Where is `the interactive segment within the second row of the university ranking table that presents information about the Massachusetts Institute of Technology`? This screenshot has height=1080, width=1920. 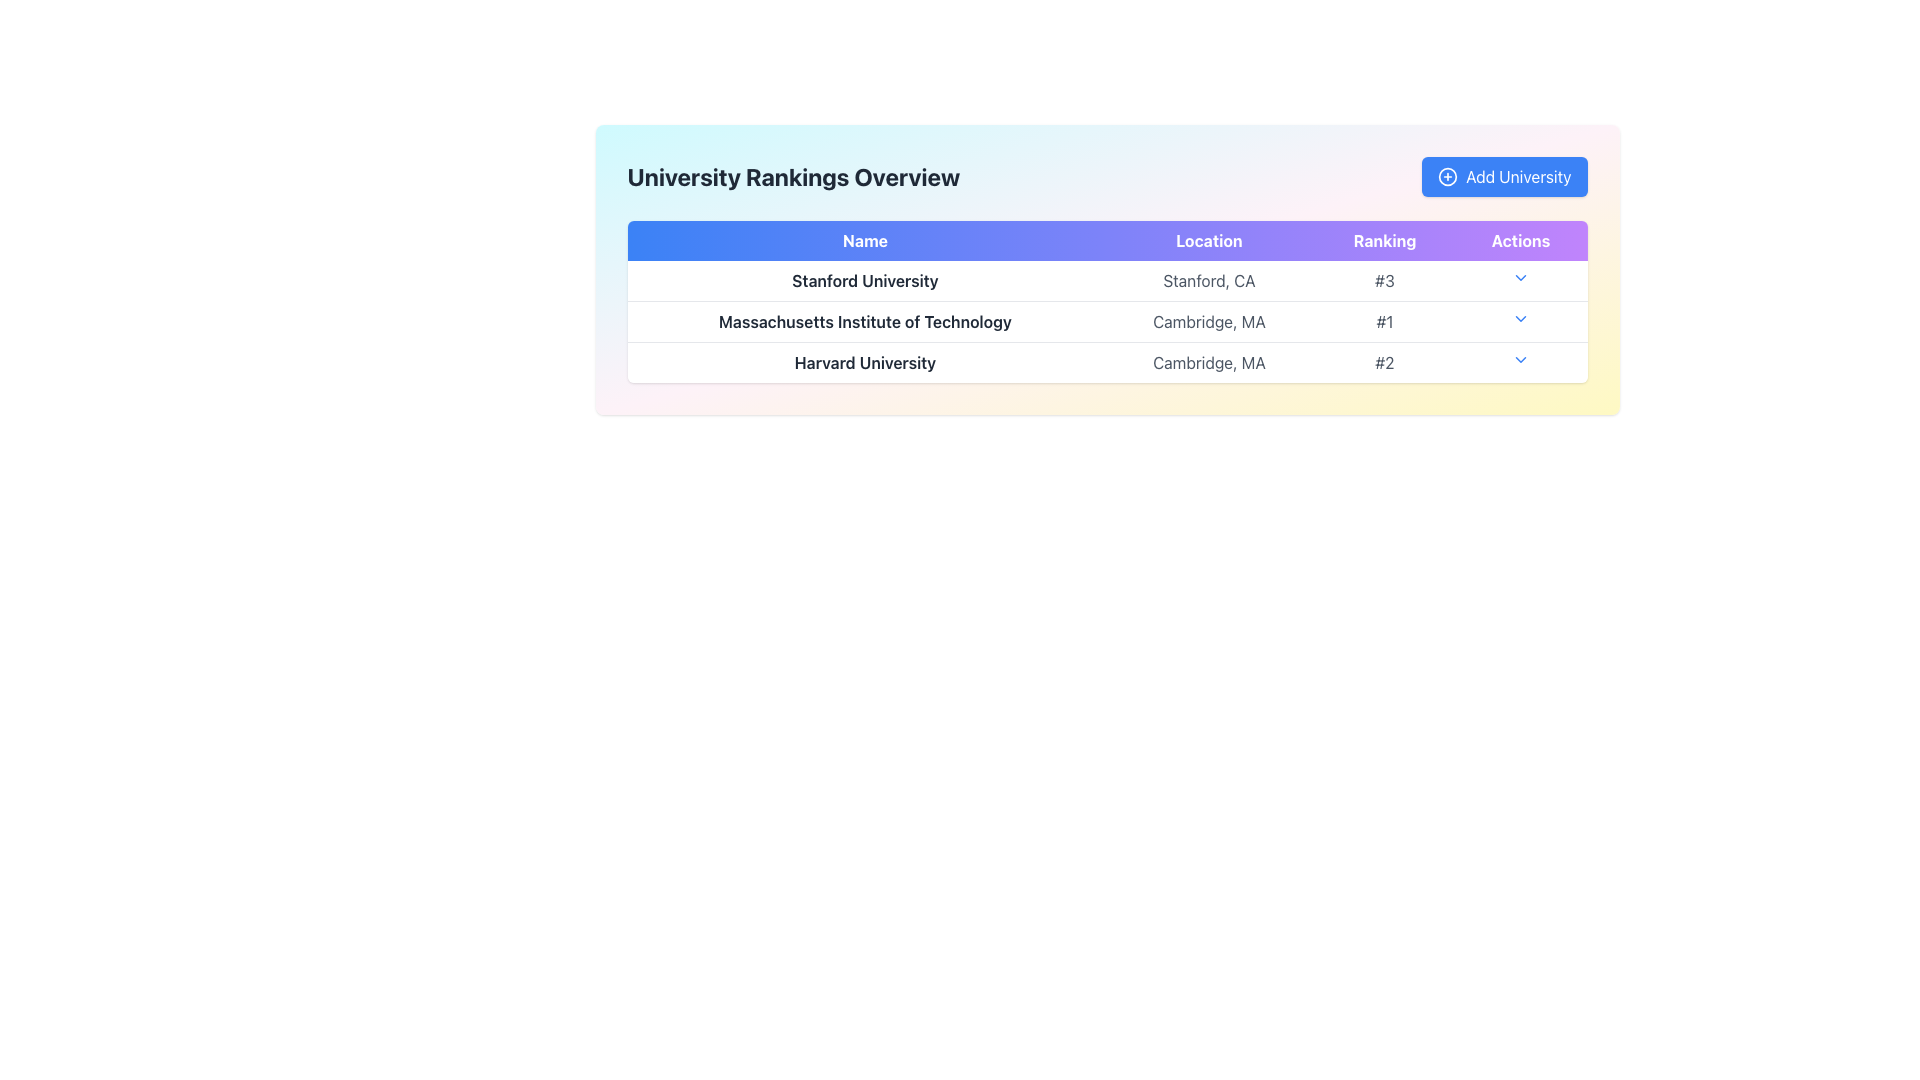 the interactive segment within the second row of the university ranking table that presents information about the Massachusetts Institute of Technology is located at coordinates (1106, 320).